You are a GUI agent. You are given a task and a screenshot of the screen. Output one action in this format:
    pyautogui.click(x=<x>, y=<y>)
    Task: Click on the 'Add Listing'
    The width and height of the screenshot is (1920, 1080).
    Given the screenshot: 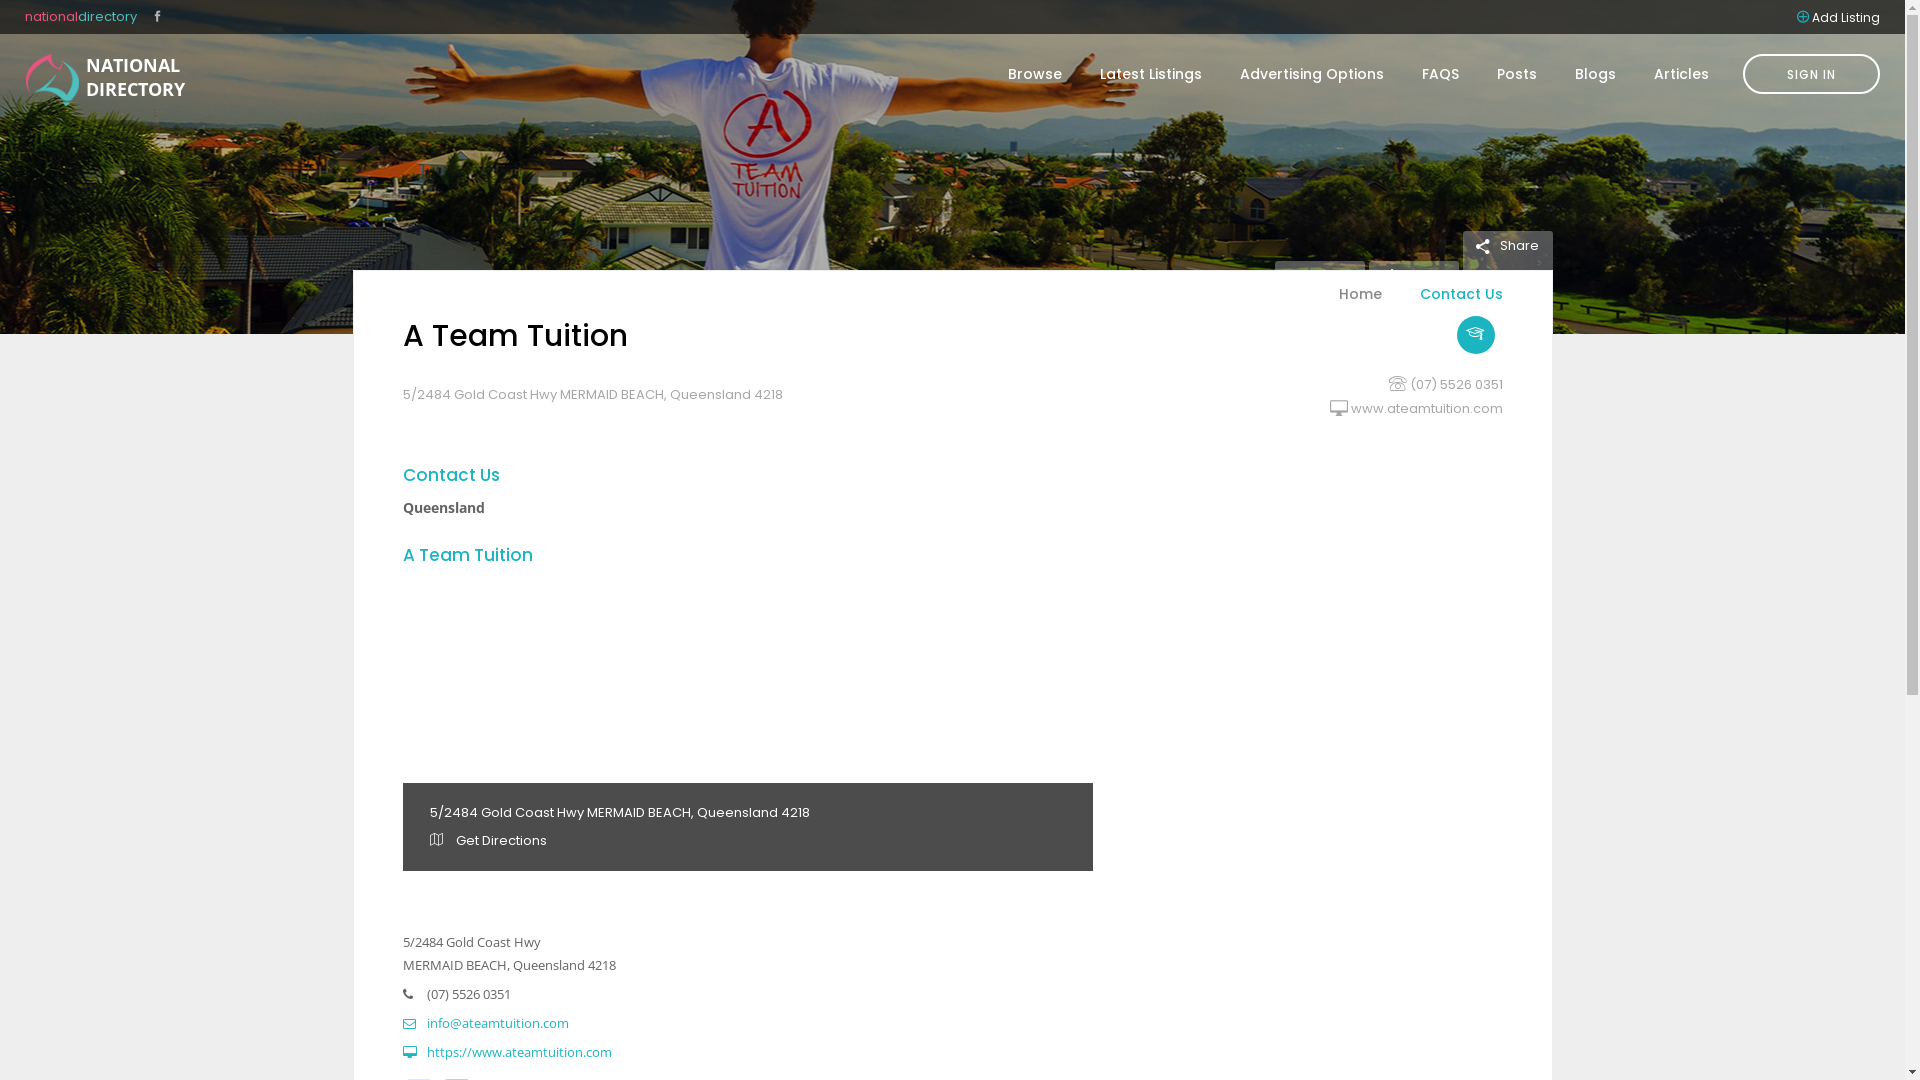 What is the action you would take?
    pyautogui.click(x=1845, y=16)
    